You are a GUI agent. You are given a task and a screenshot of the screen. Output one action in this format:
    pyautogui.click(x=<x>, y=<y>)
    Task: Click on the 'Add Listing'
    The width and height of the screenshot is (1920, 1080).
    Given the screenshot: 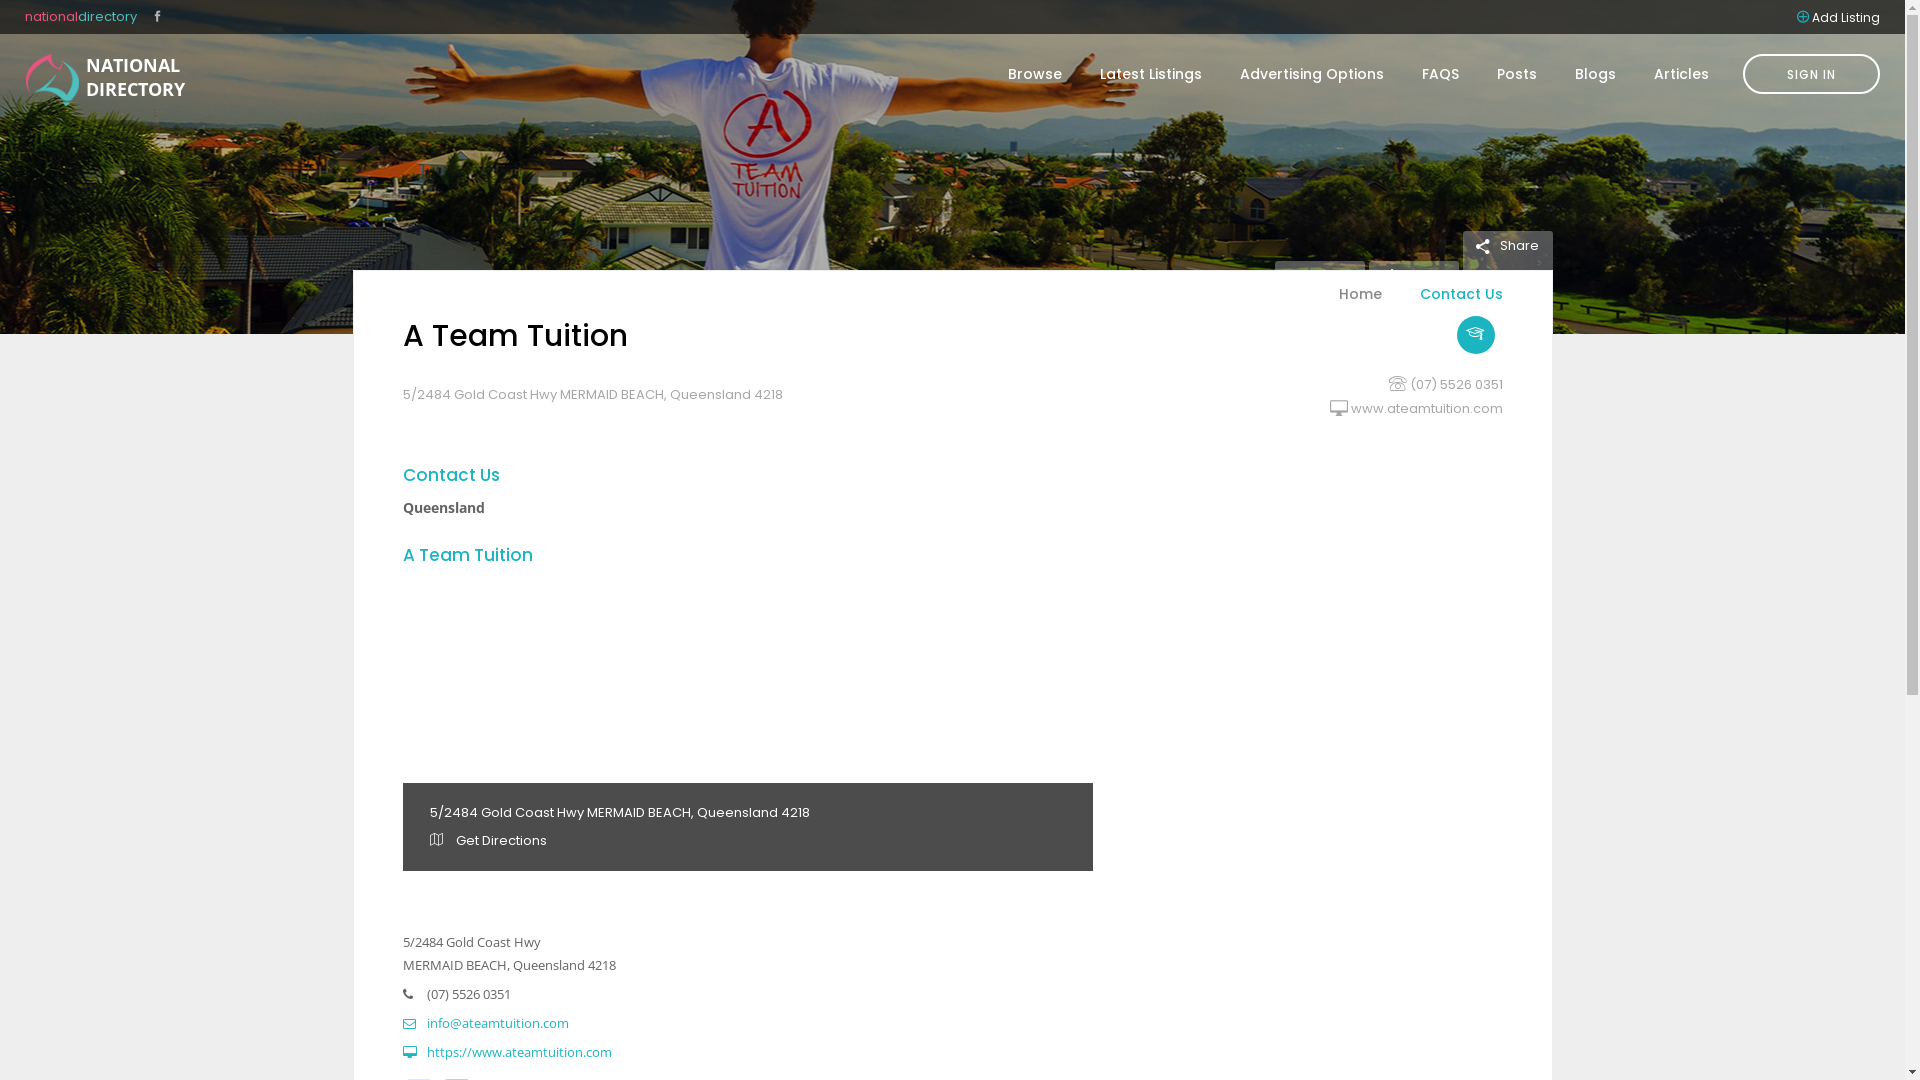 What is the action you would take?
    pyautogui.click(x=1845, y=16)
    